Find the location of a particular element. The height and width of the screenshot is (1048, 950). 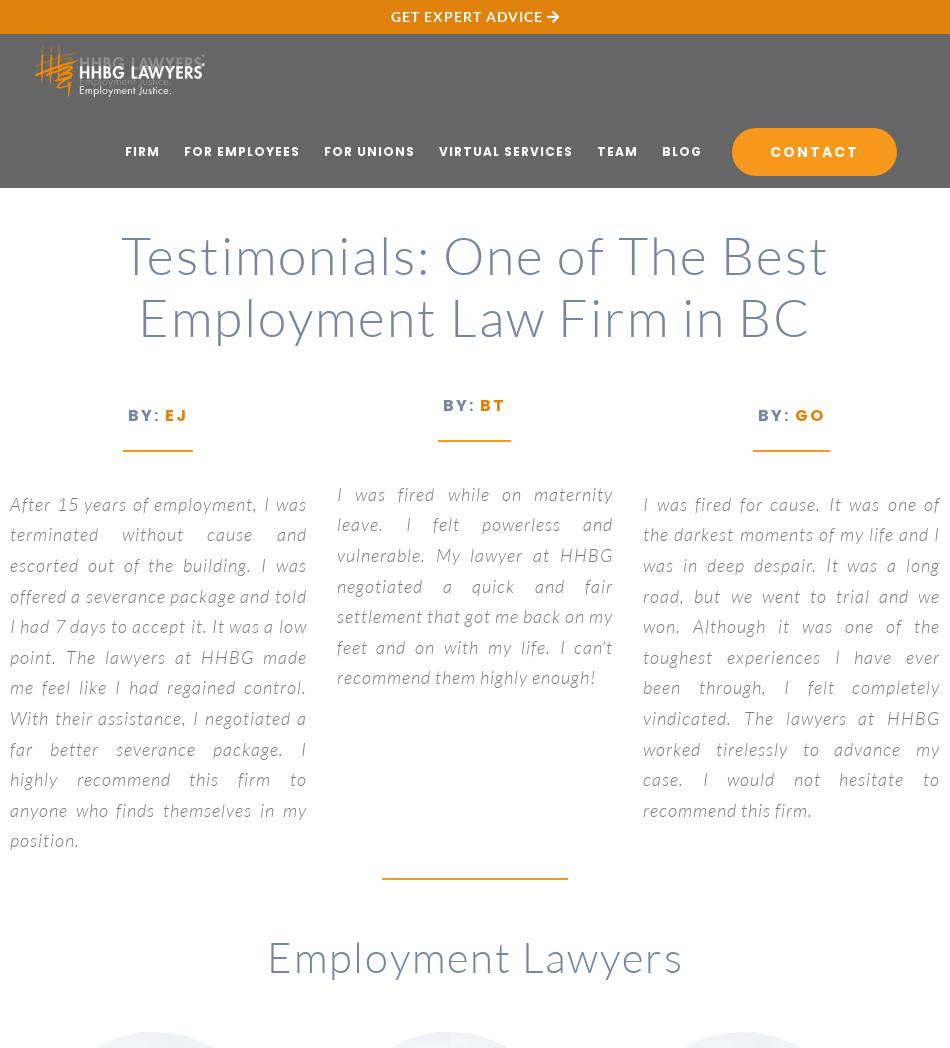

'Get Expert Advice' is located at coordinates (388, 15).